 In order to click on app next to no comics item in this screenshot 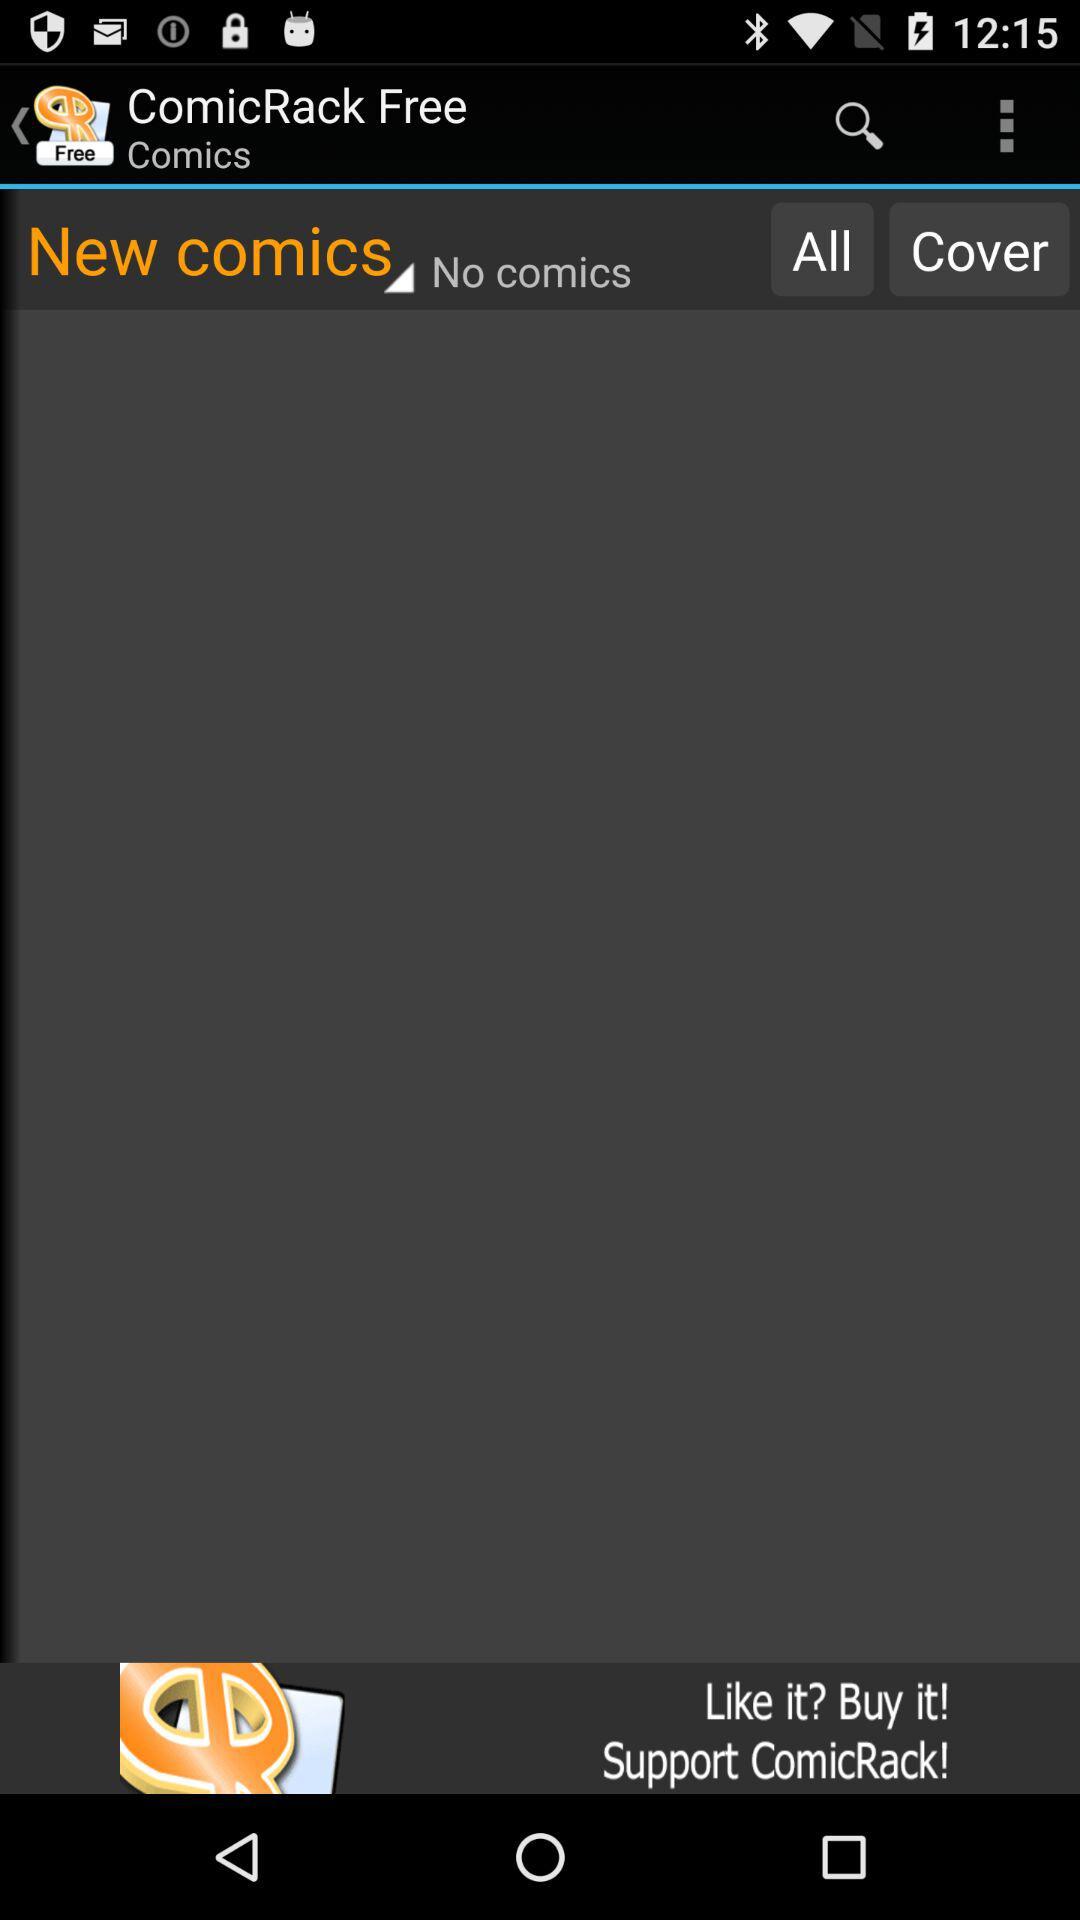, I will do `click(822, 248)`.